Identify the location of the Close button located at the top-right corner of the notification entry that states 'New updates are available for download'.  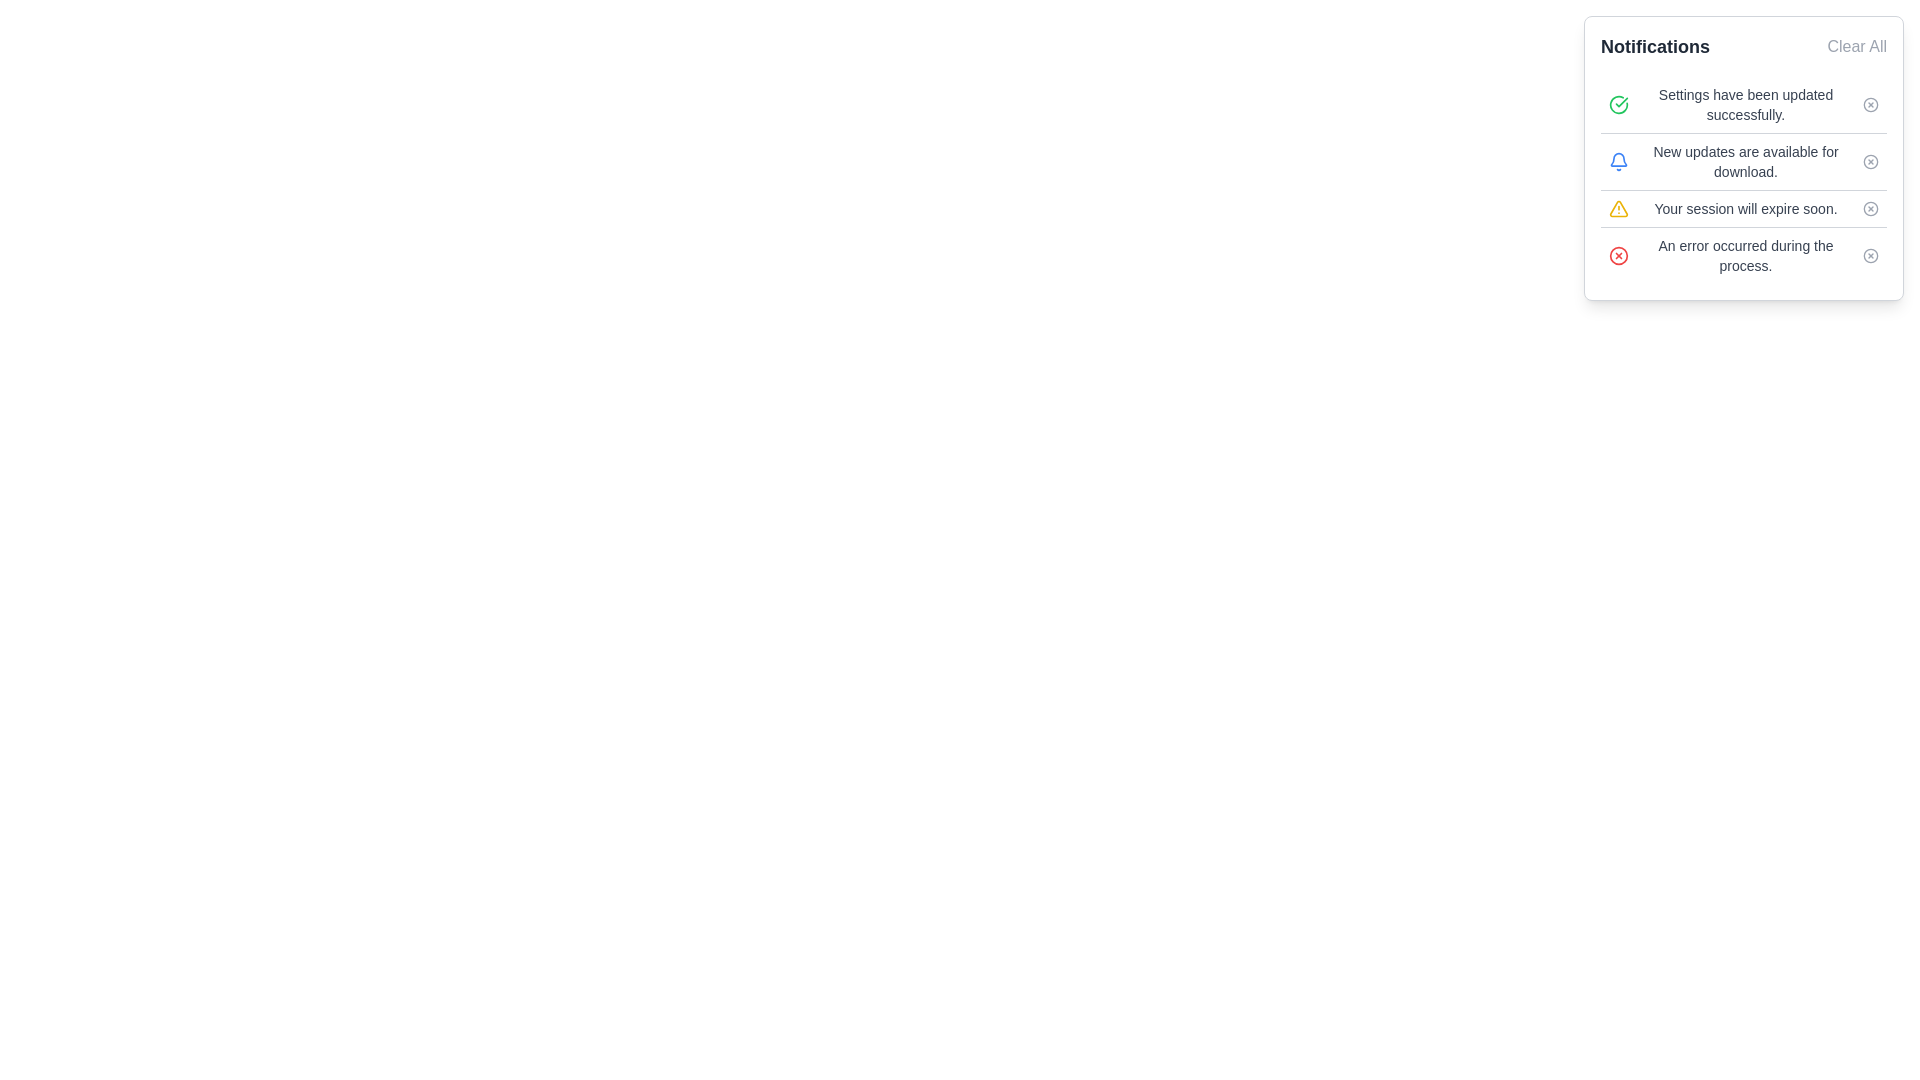
(1870, 161).